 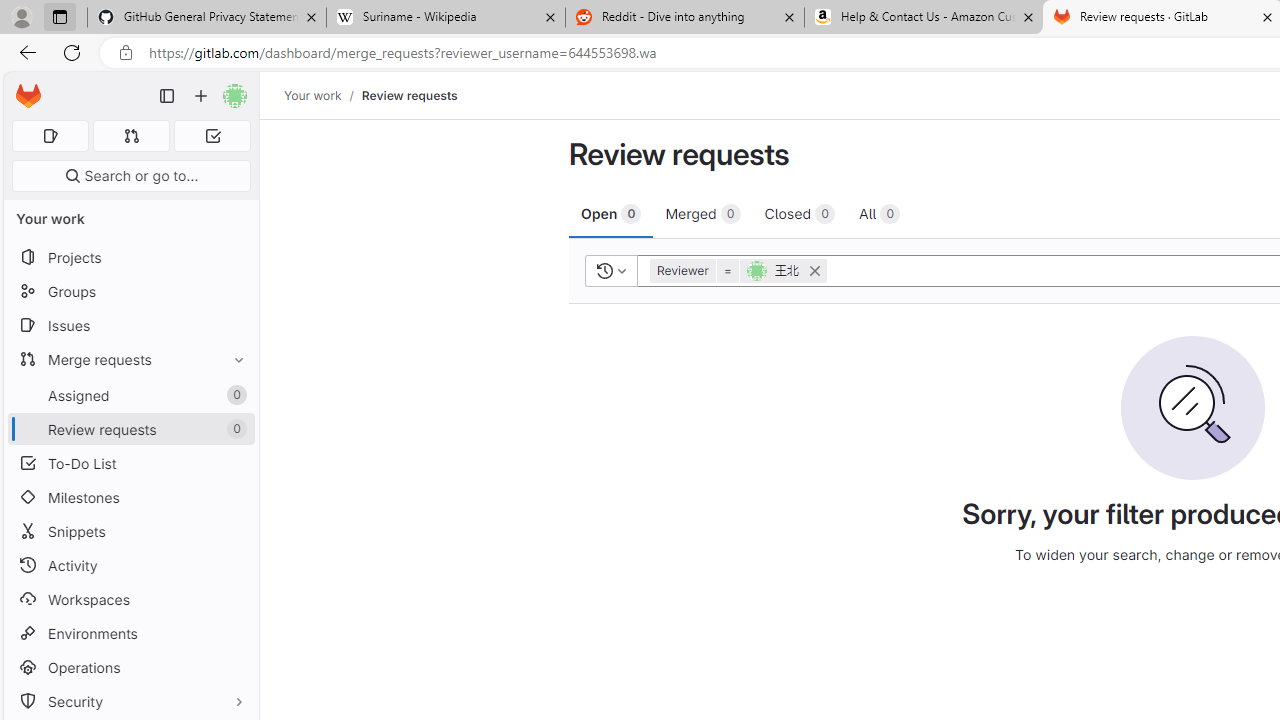 I want to click on 'Suriname - Wikipedia', so click(x=444, y=17).